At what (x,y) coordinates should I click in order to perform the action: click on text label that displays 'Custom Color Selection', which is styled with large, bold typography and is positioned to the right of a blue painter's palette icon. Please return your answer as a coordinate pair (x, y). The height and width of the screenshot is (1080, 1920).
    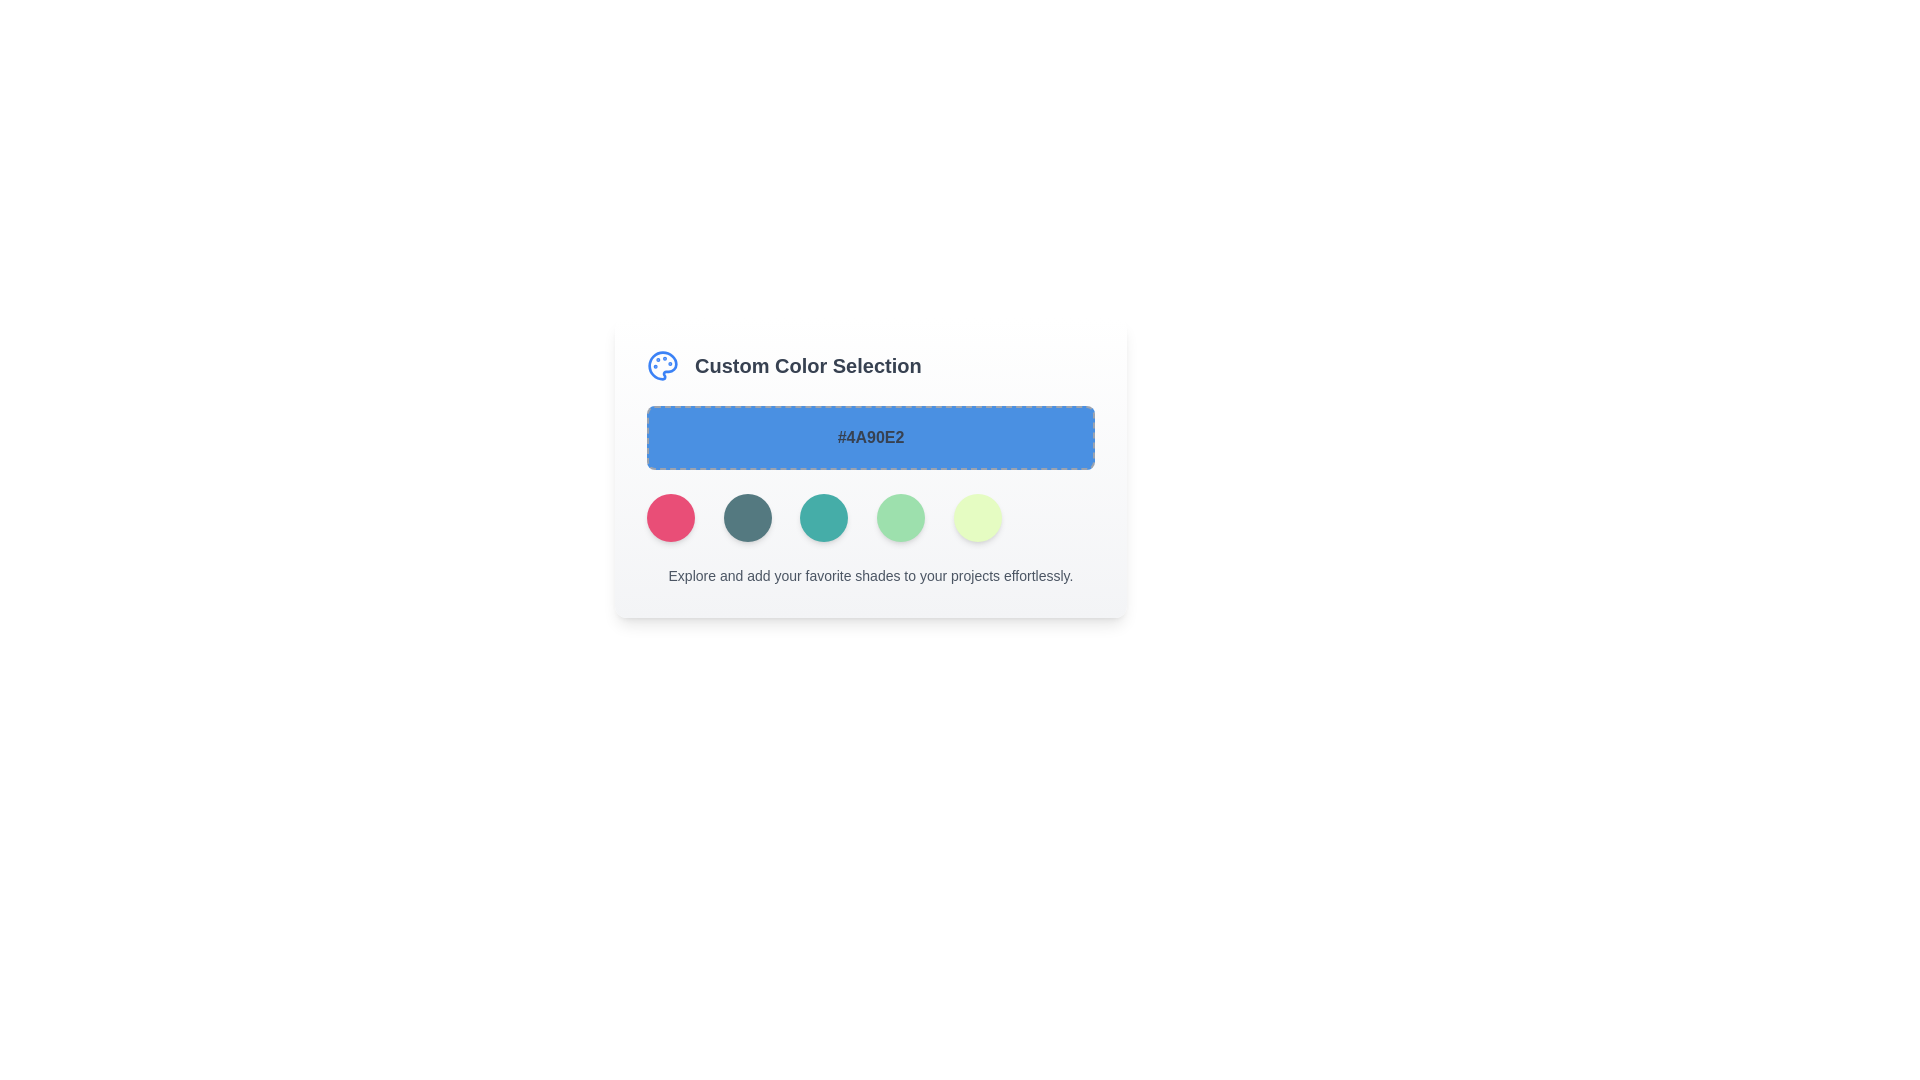
    Looking at the image, I should click on (808, 366).